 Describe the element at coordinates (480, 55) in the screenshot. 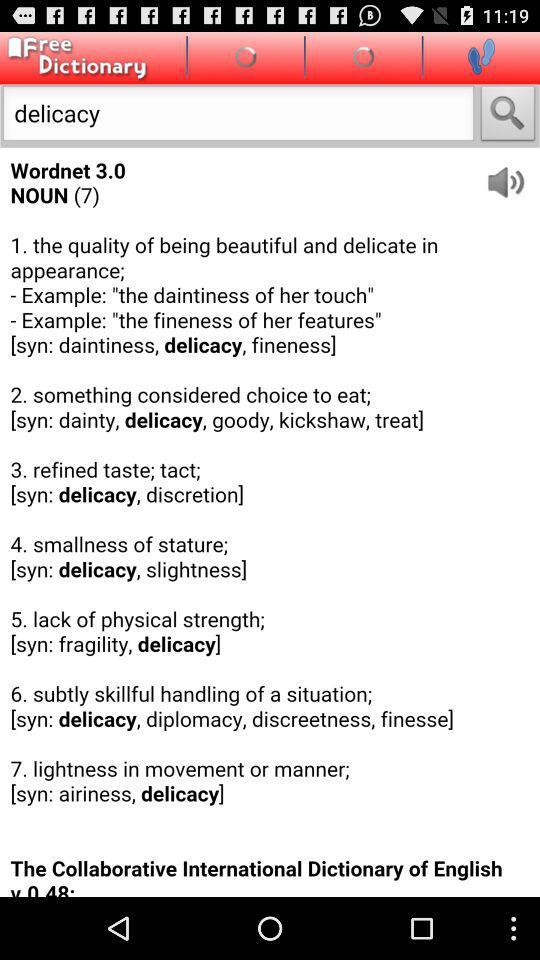

I see `option` at that location.